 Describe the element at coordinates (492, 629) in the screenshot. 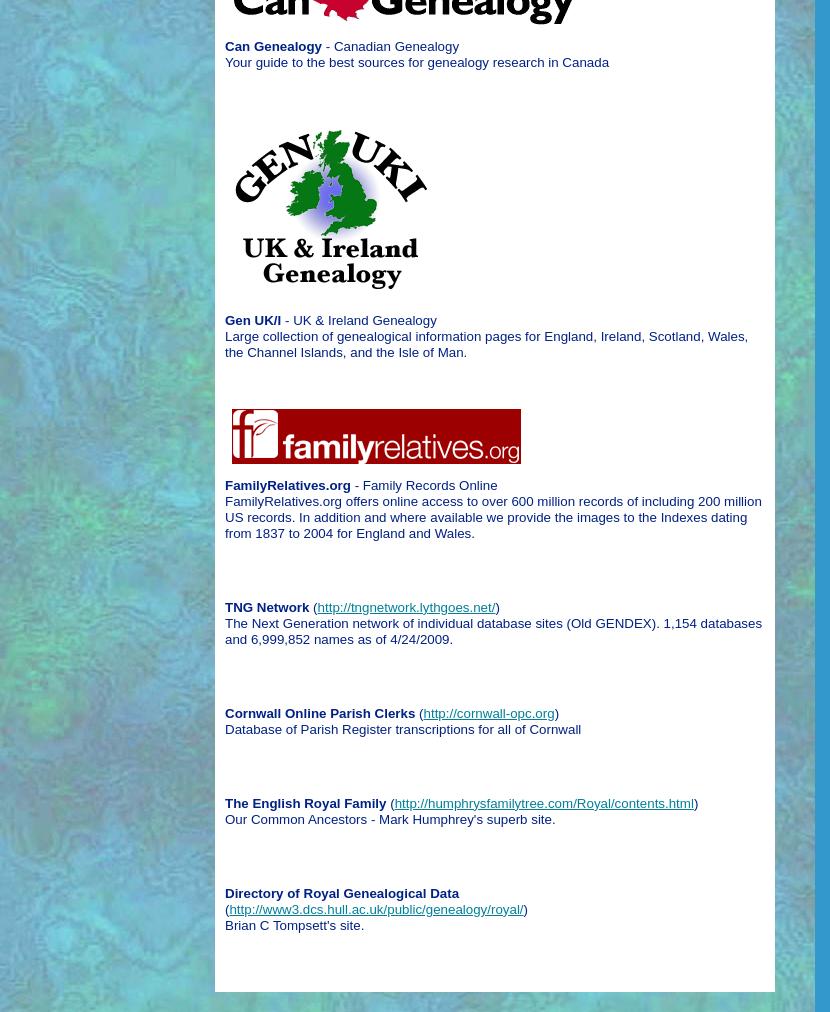

I see `'The Next Generation network of individual database sites (Old GENDEX). 1,154 databases and 6,999,852 names as of 4/24/2009.'` at that location.